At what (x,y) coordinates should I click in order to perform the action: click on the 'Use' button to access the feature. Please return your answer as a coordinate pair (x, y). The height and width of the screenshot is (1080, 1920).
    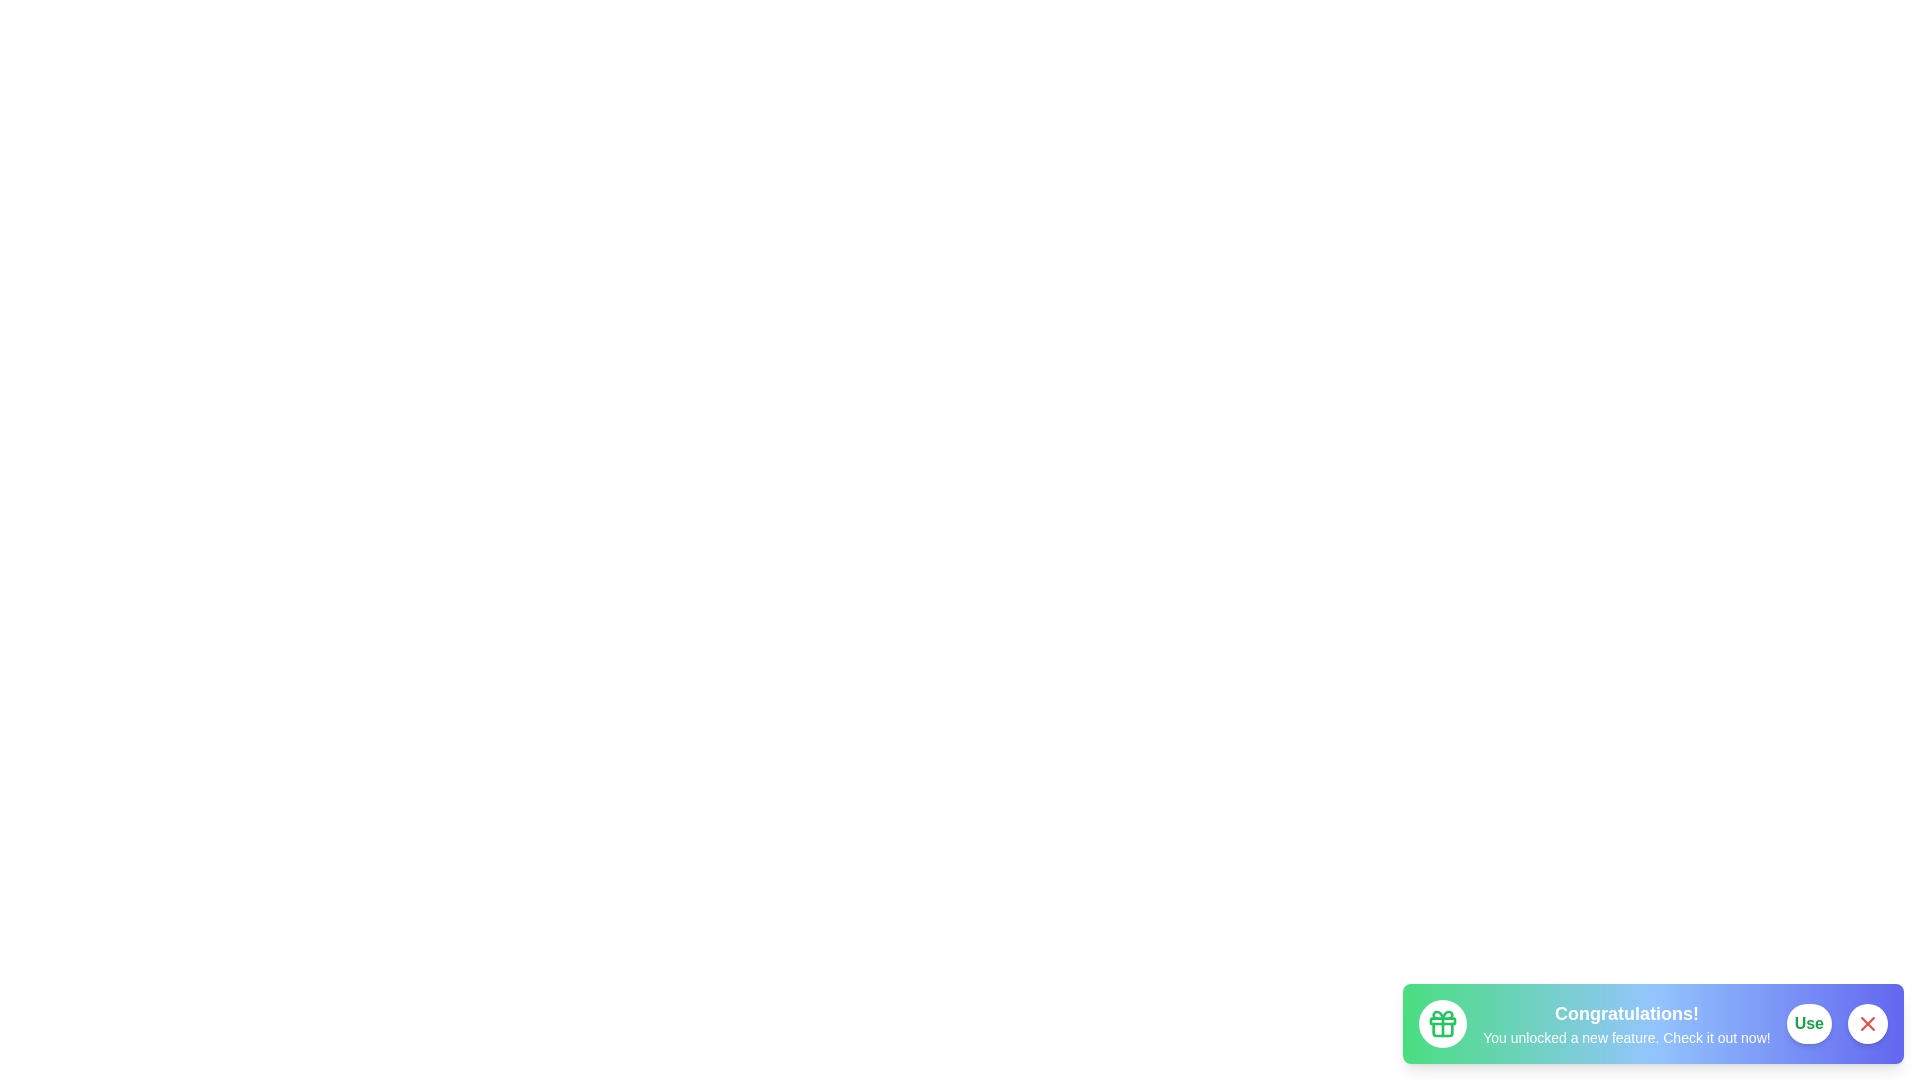
    Looking at the image, I should click on (1809, 1023).